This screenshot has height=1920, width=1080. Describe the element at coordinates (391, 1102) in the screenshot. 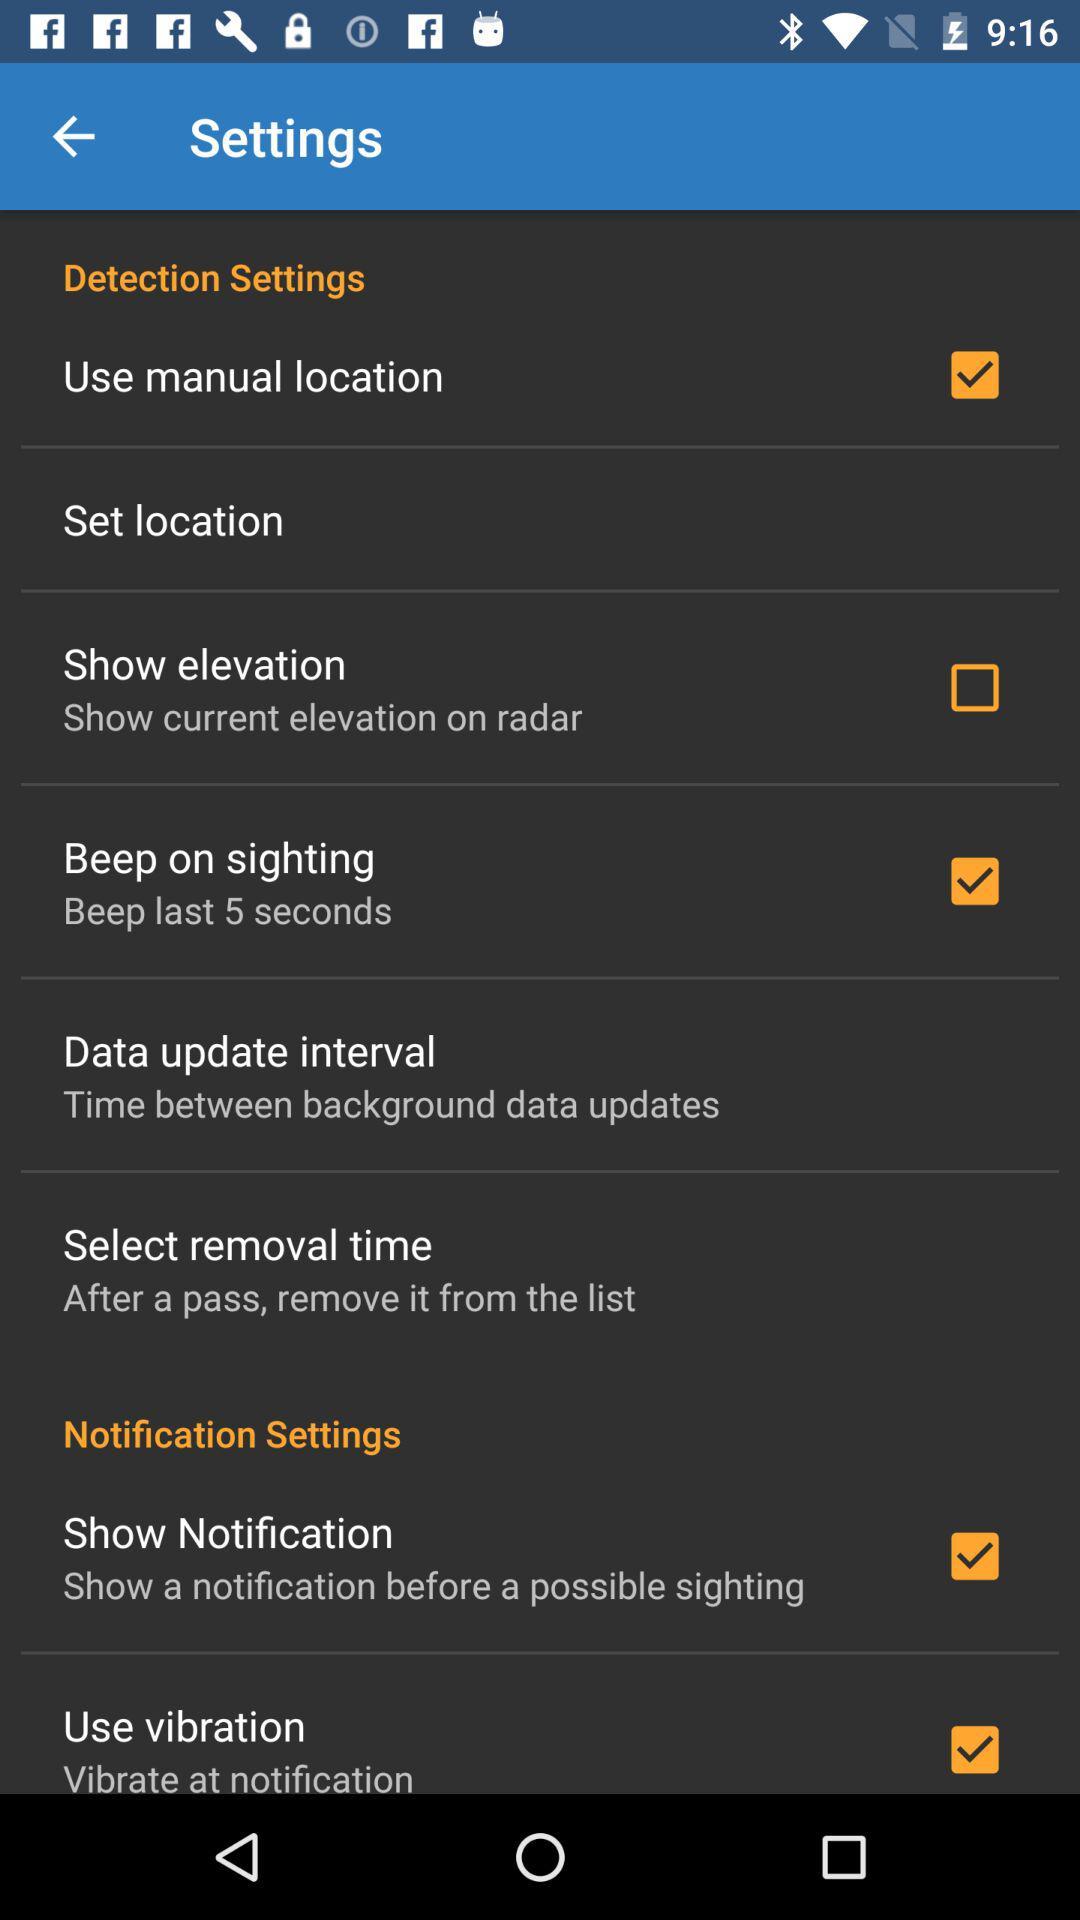

I see `time between background at the center` at that location.